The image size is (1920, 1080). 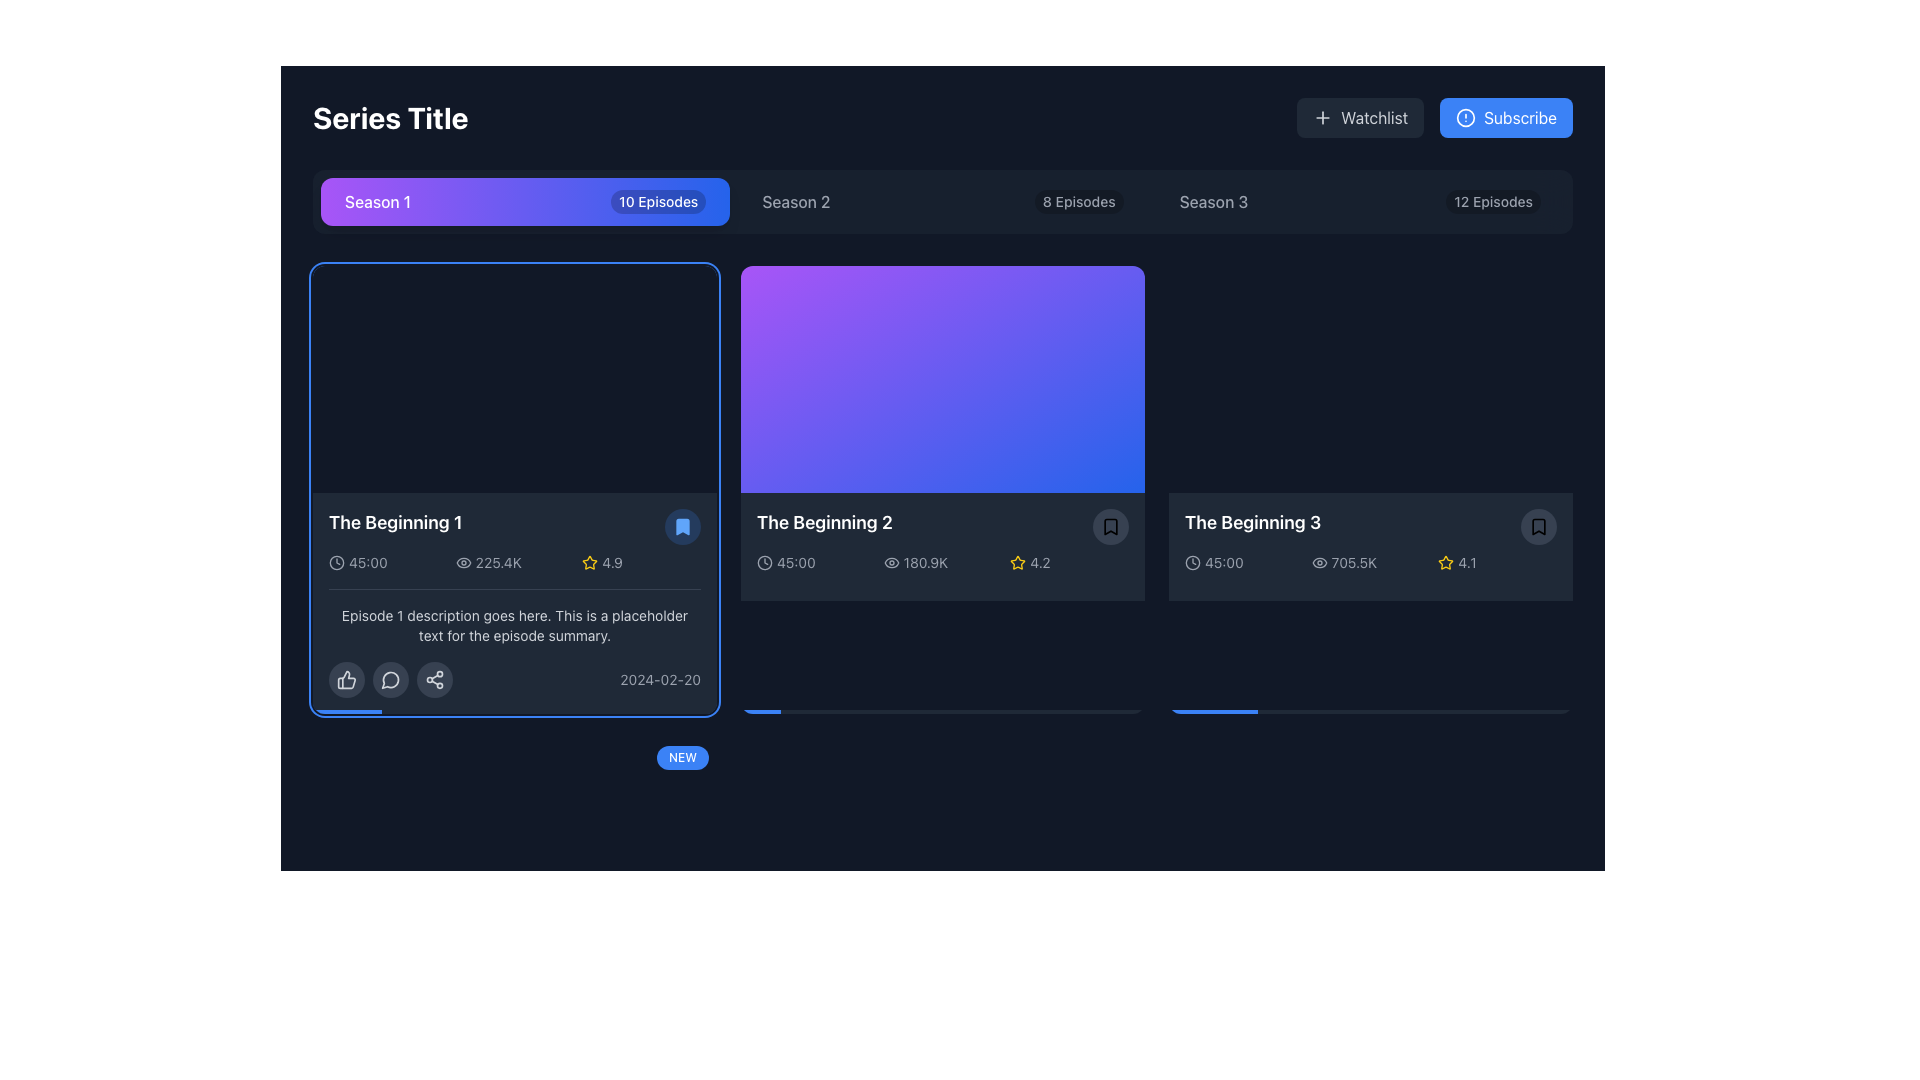 What do you see at coordinates (1467, 563) in the screenshot?
I see `the numeric text reading '4.1', which is styled in a light font against a dark background and positioned to the right of a yellow star icon in the details section of 'The Beginning 3' card` at bounding box center [1467, 563].